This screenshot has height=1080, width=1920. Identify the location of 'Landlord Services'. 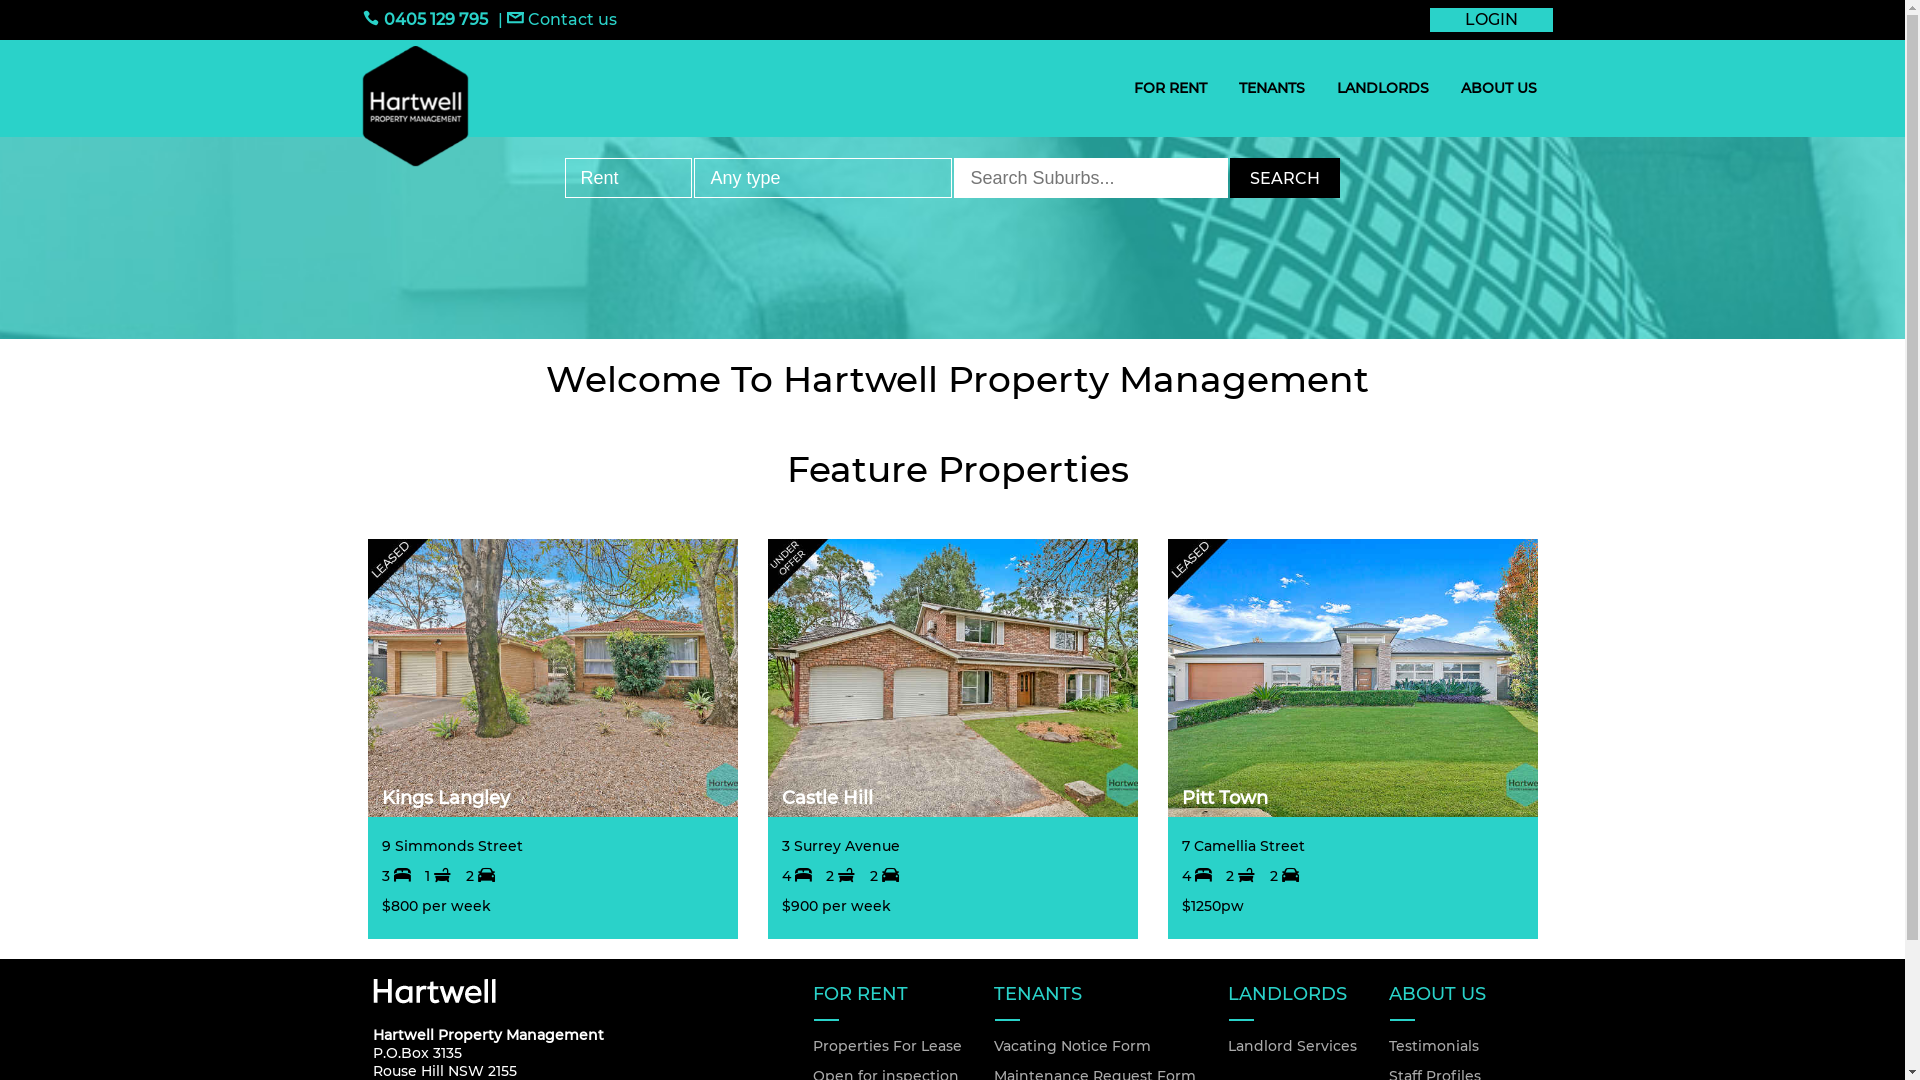
(1292, 1044).